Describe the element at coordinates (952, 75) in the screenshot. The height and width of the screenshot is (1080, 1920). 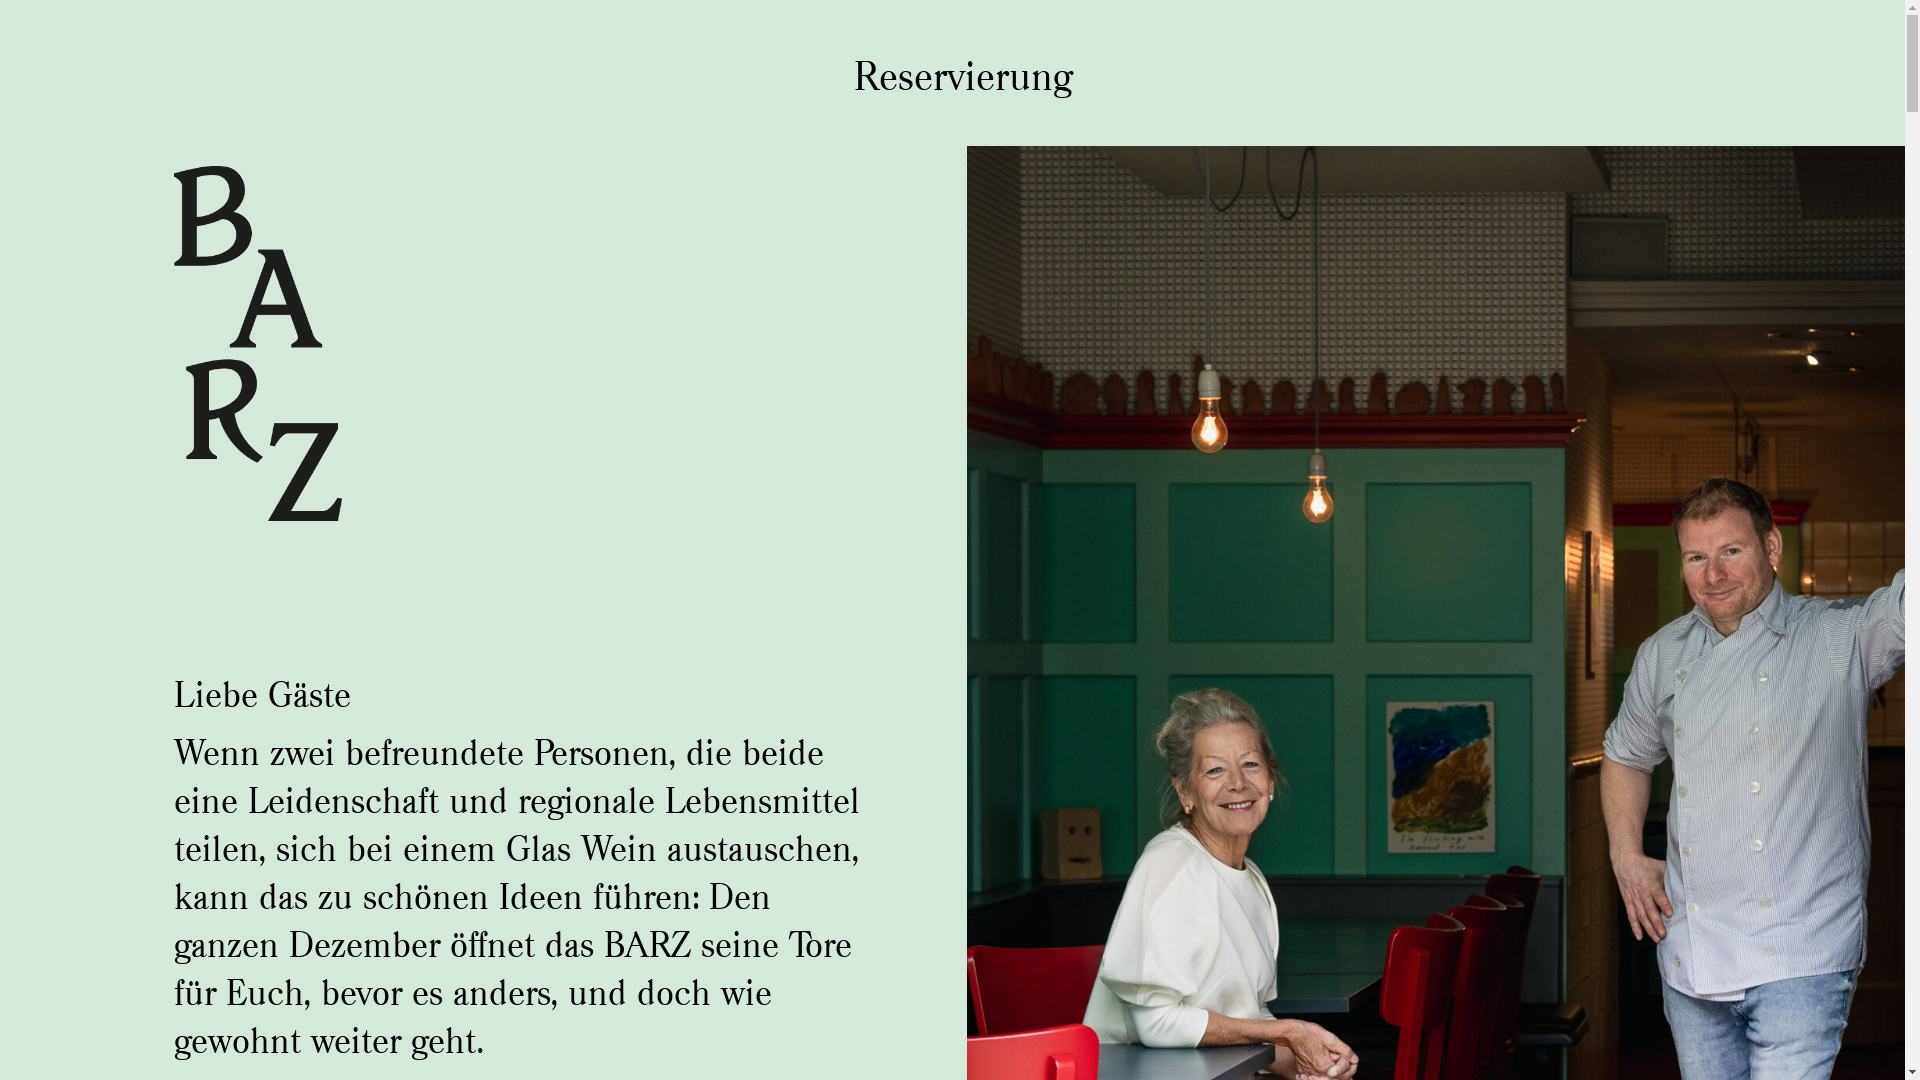
I see `' Reservierung'` at that location.